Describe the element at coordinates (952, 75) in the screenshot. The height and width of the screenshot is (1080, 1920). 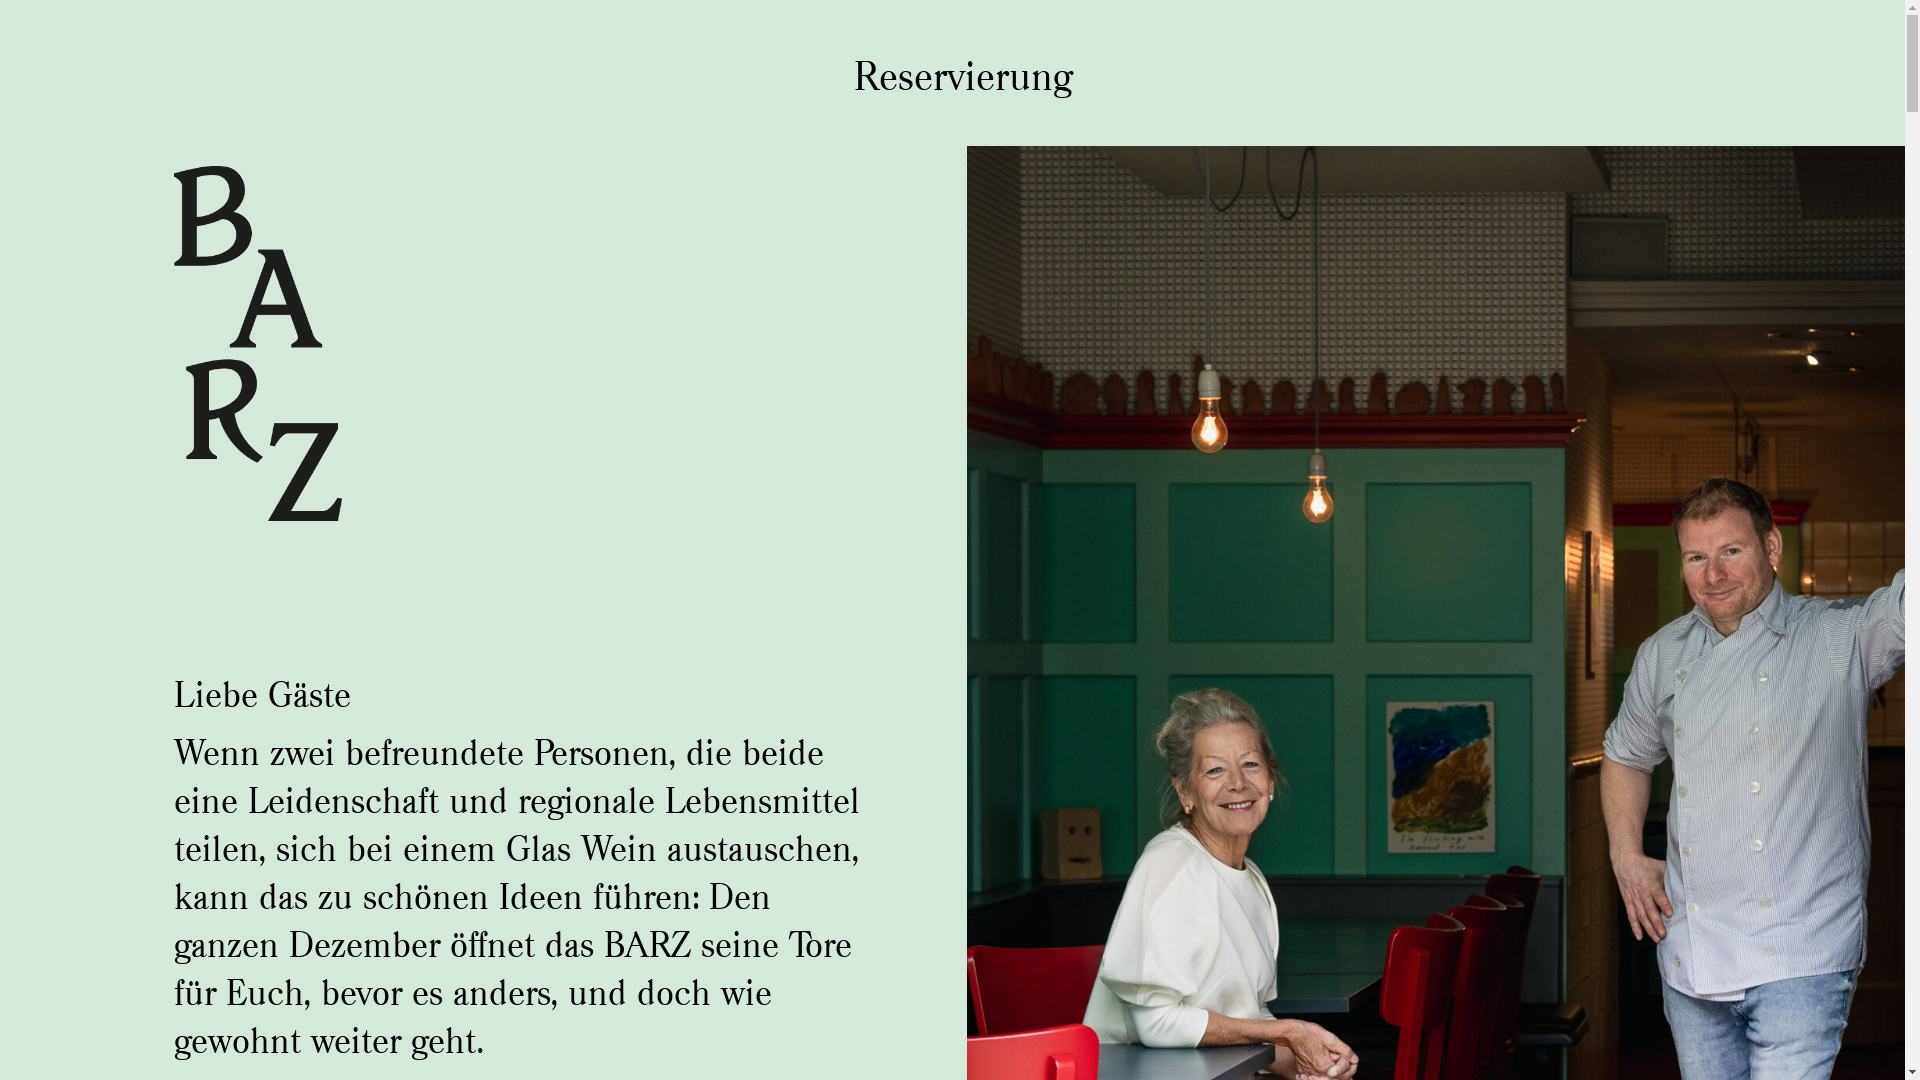
I see `' Reservierung'` at that location.